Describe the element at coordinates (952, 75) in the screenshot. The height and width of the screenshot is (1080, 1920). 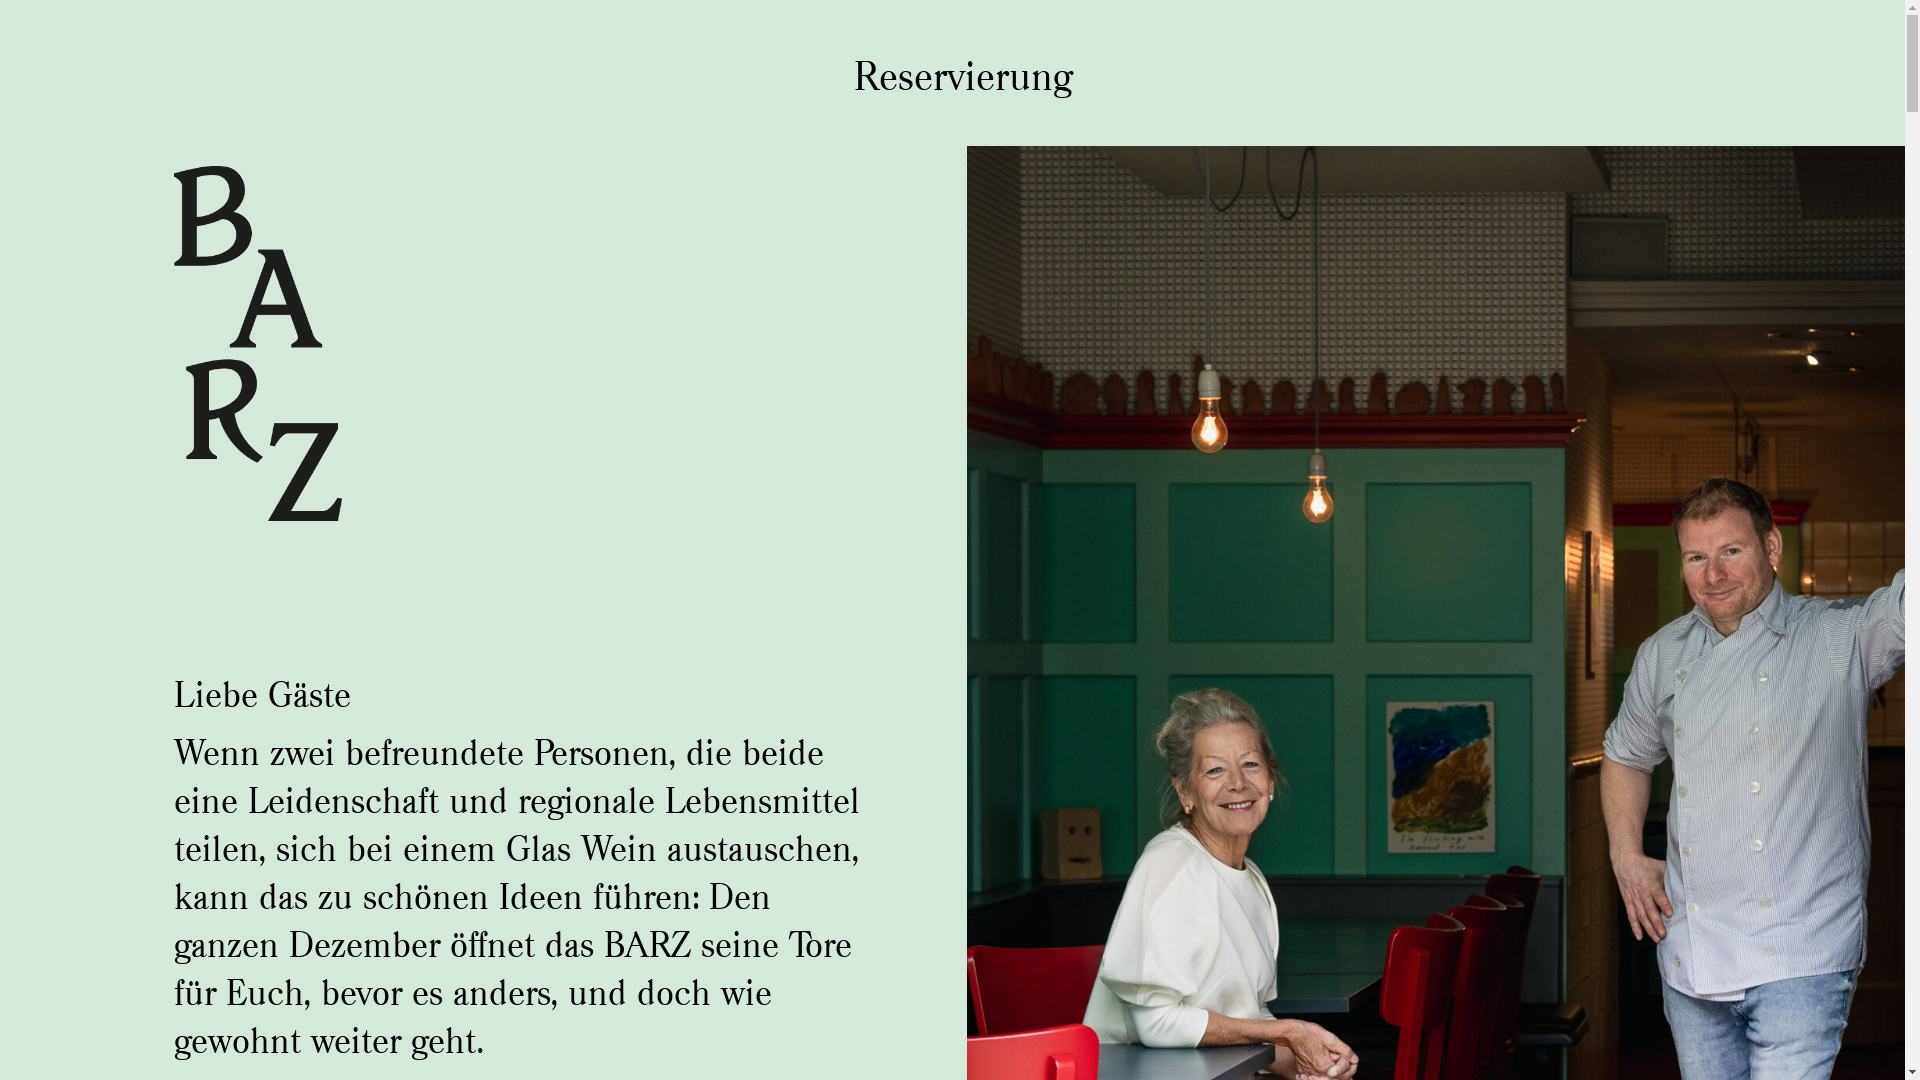
I see `' Reservierung'` at that location.